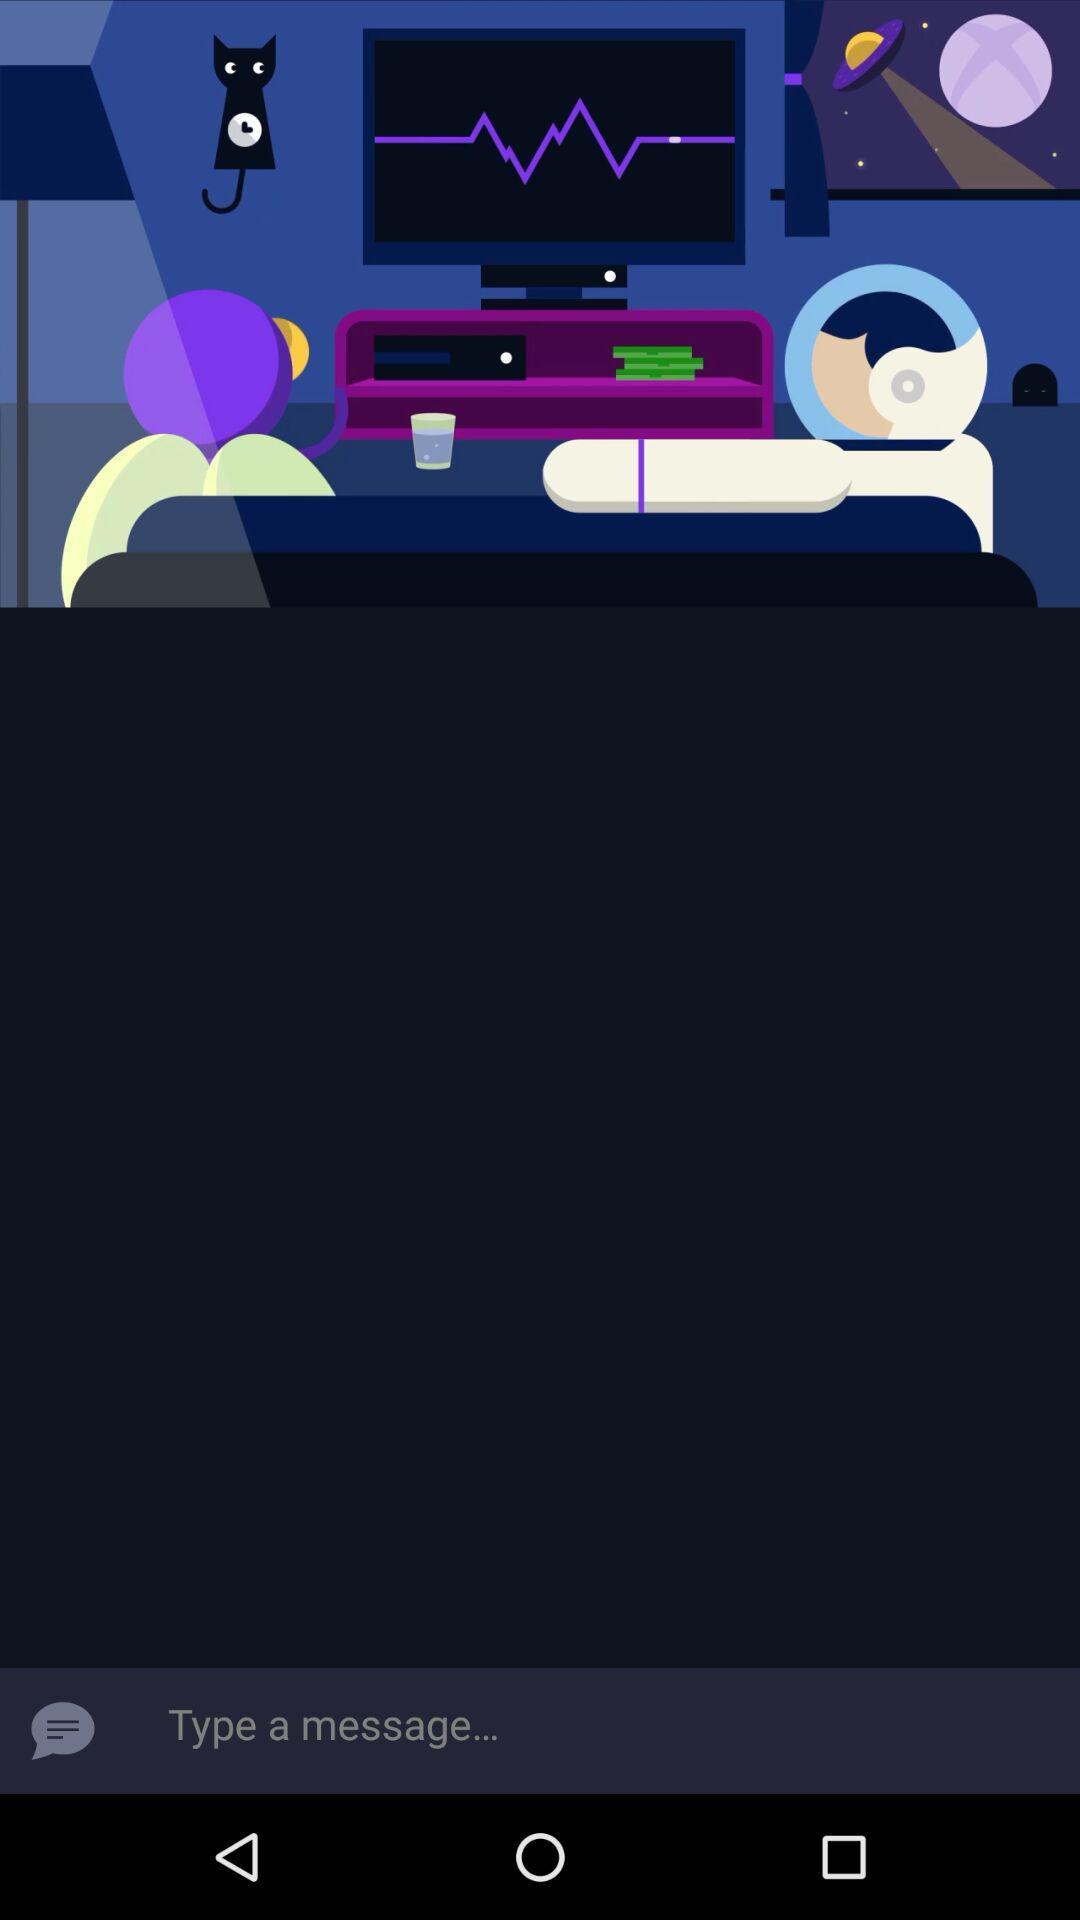  Describe the element at coordinates (61, 1730) in the screenshot. I see `the icon at the bottom left corner` at that location.